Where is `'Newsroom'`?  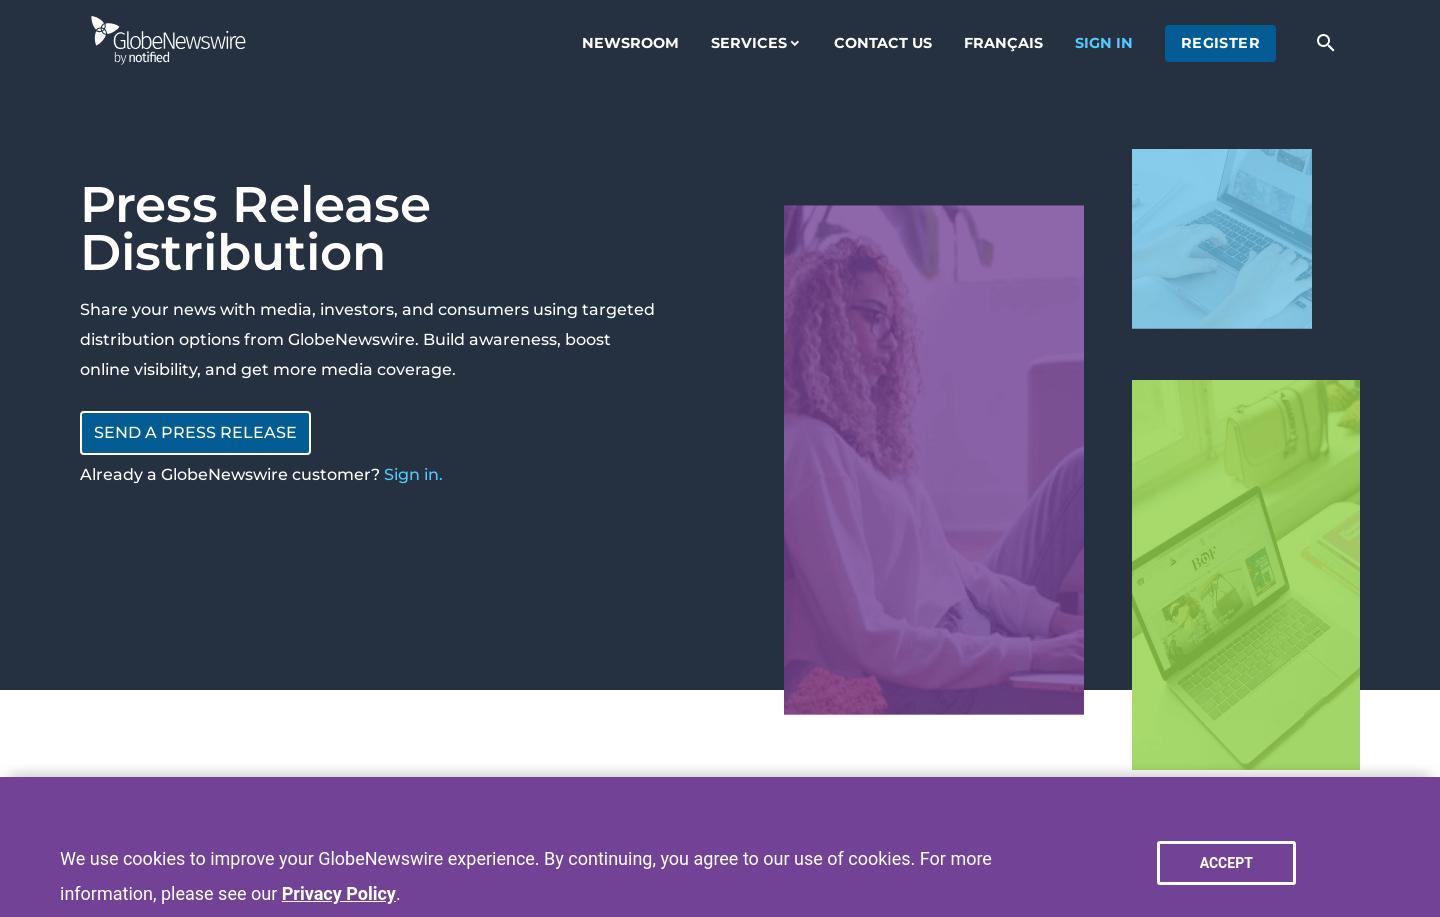 'Newsroom' is located at coordinates (628, 41).